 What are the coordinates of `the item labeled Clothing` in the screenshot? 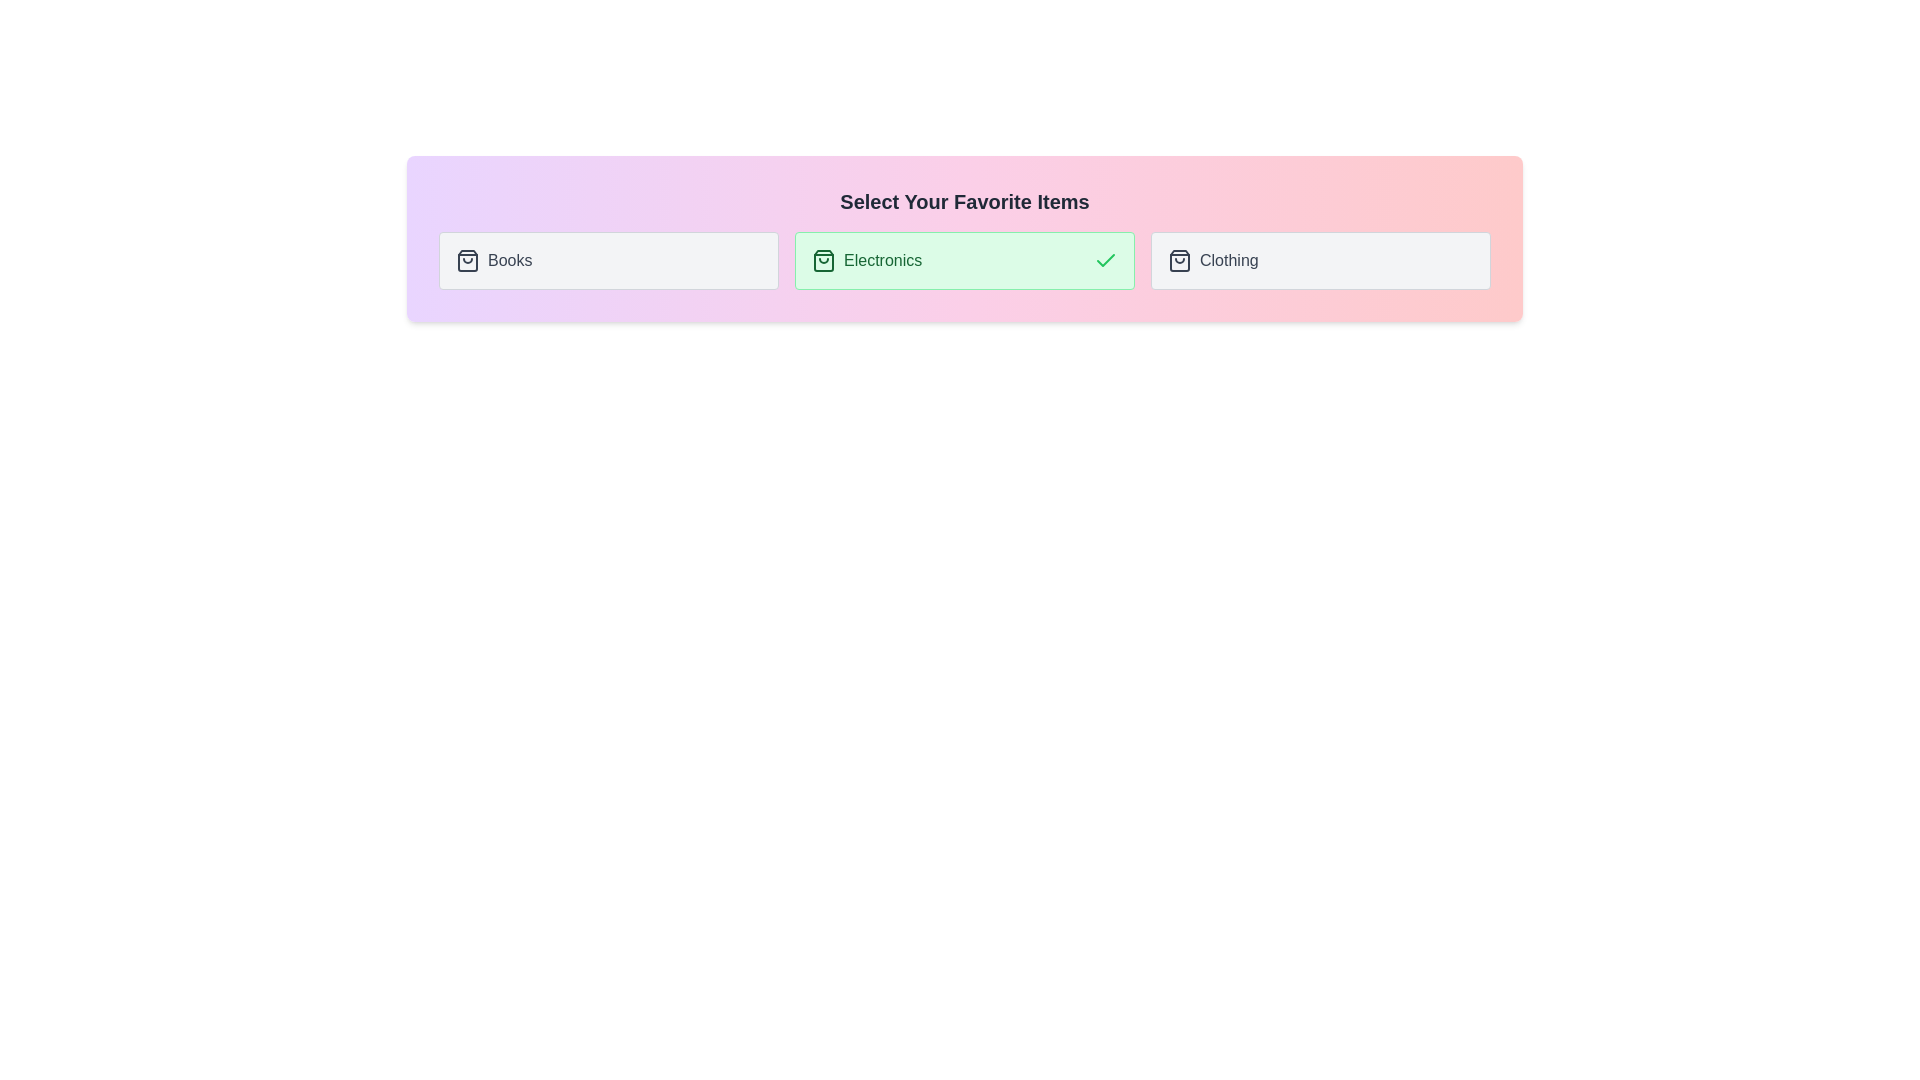 It's located at (1320, 260).